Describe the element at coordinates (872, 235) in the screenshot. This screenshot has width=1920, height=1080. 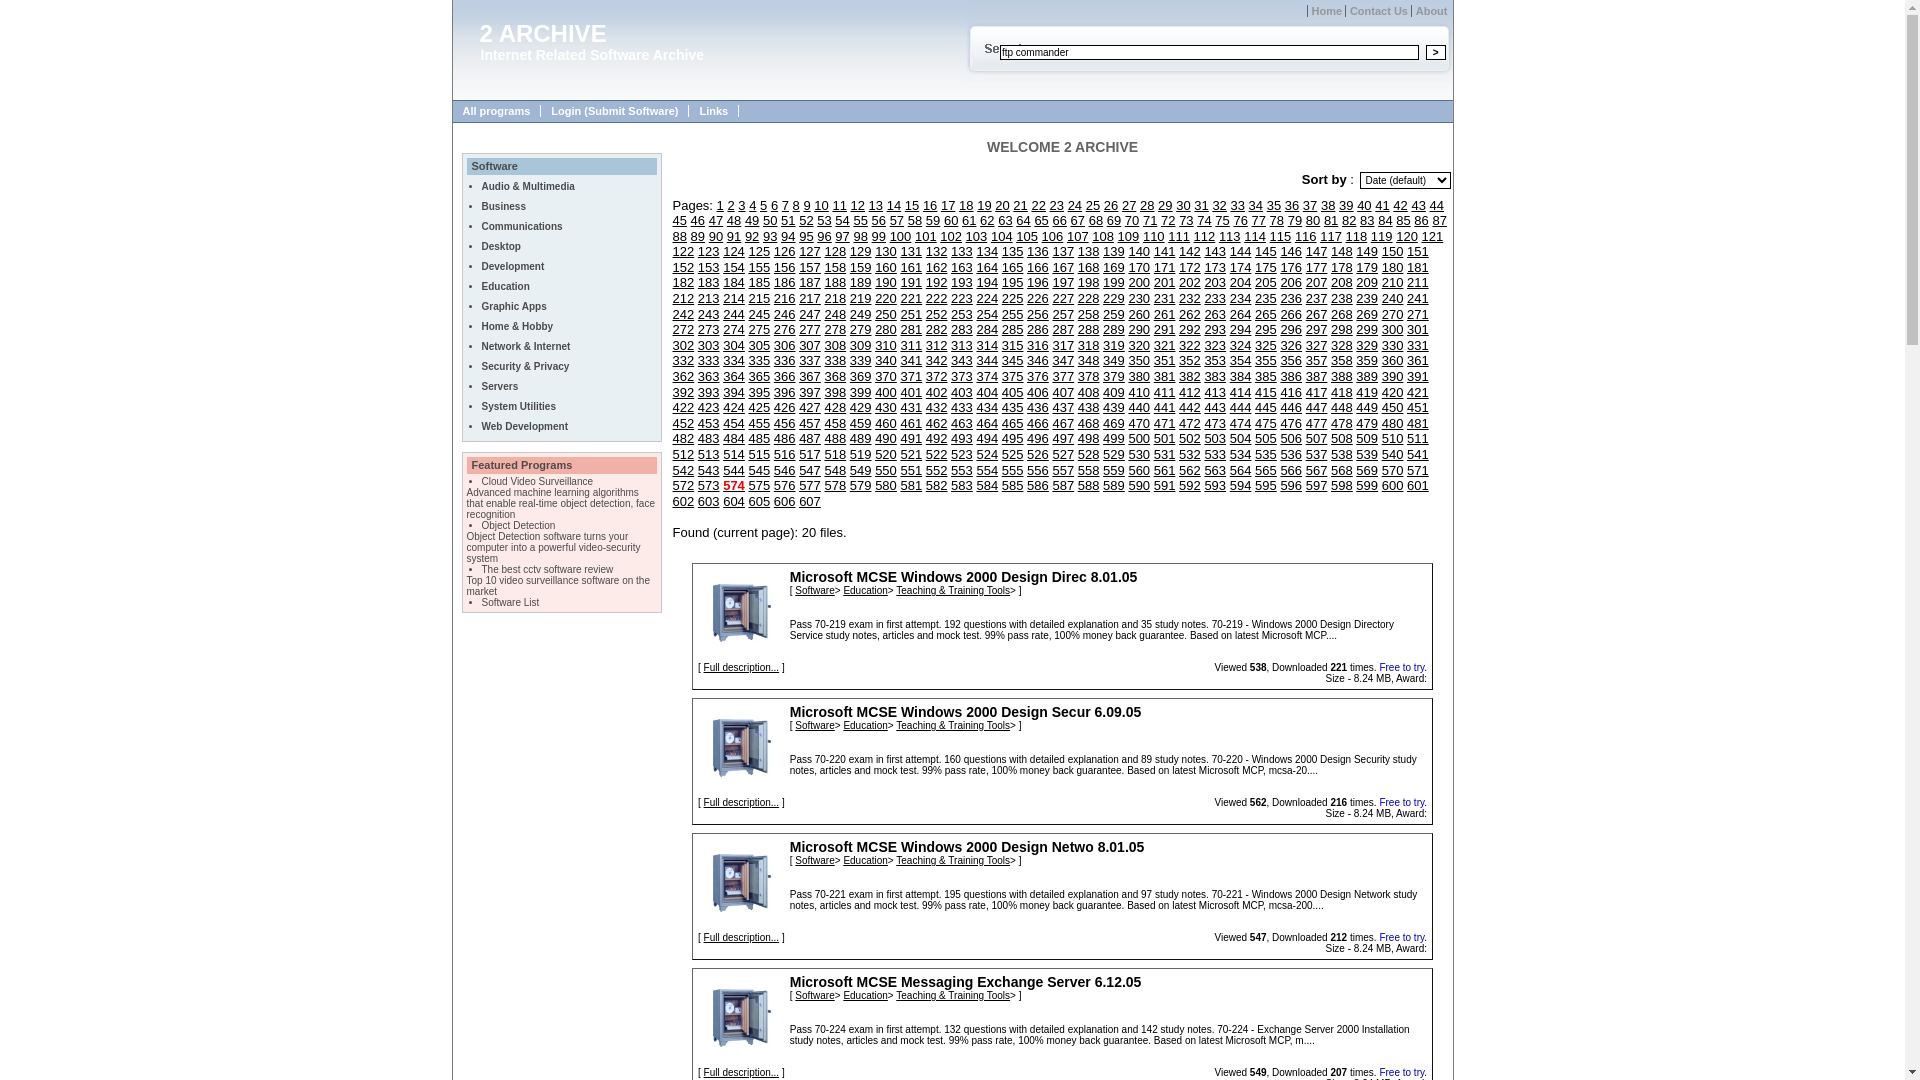
I see `'99'` at that location.